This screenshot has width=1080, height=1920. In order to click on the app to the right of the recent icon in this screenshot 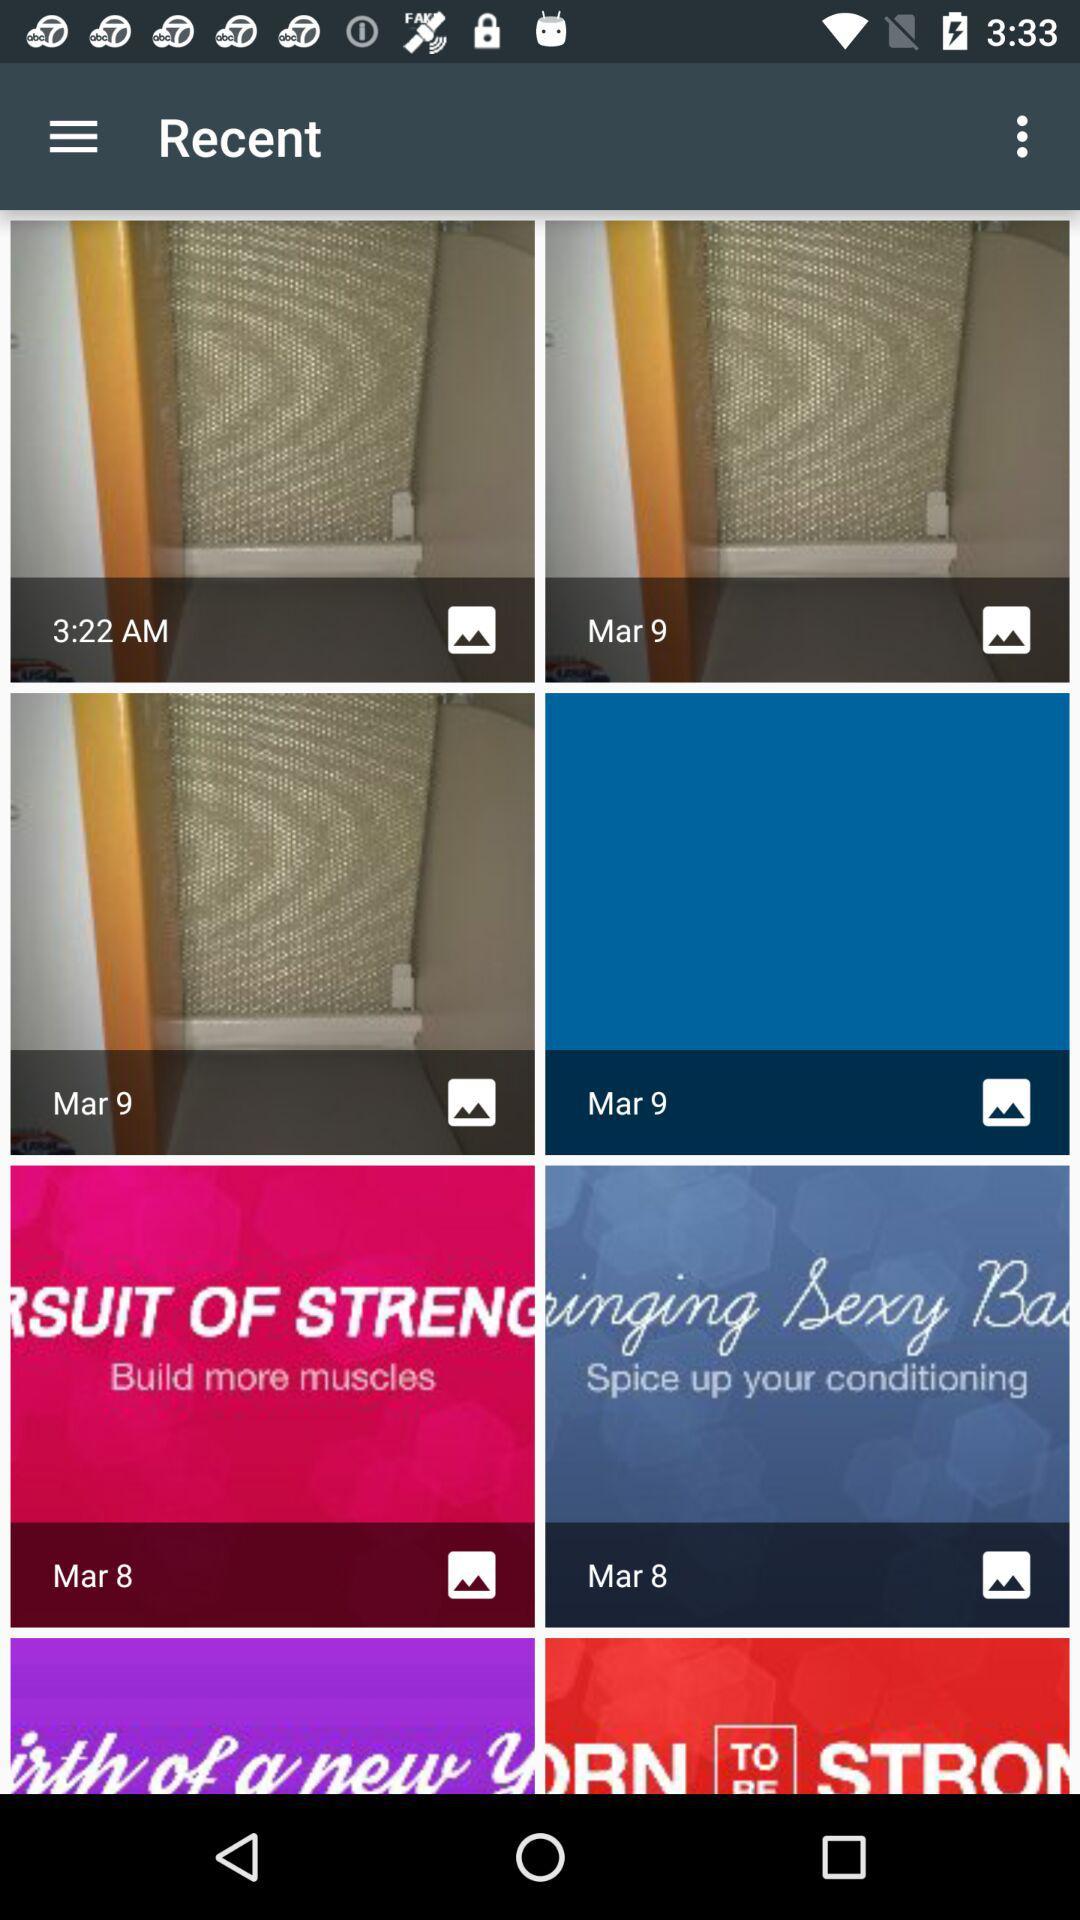, I will do `click(1027, 135)`.